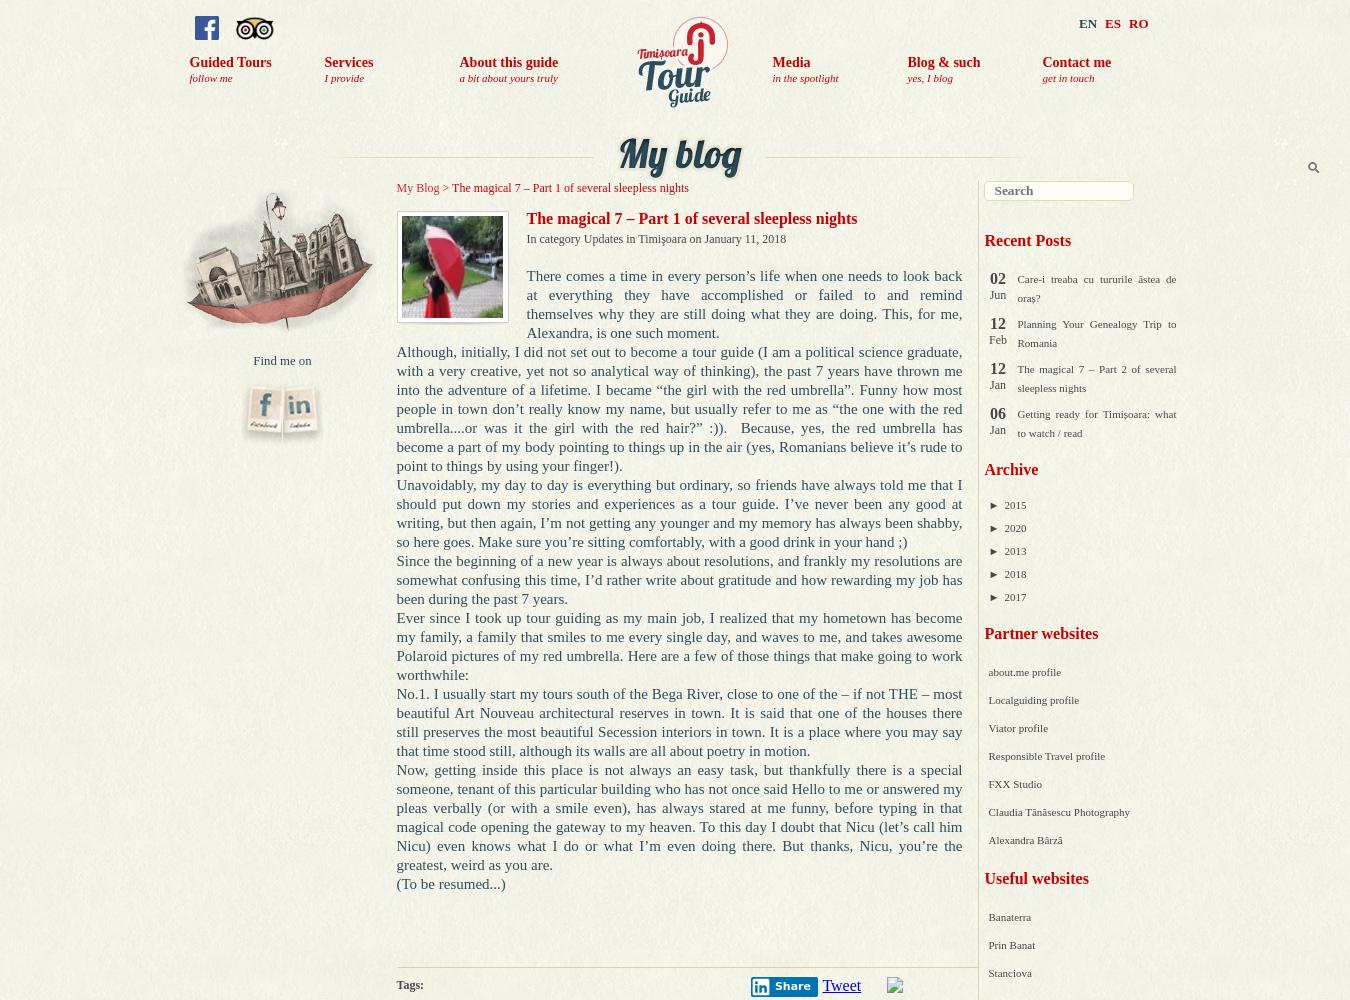 The width and height of the screenshot is (1350, 1000). What do you see at coordinates (564, 188) in the screenshot?
I see `'> The magical 7 – Part 1 of several sleepless nights'` at bounding box center [564, 188].